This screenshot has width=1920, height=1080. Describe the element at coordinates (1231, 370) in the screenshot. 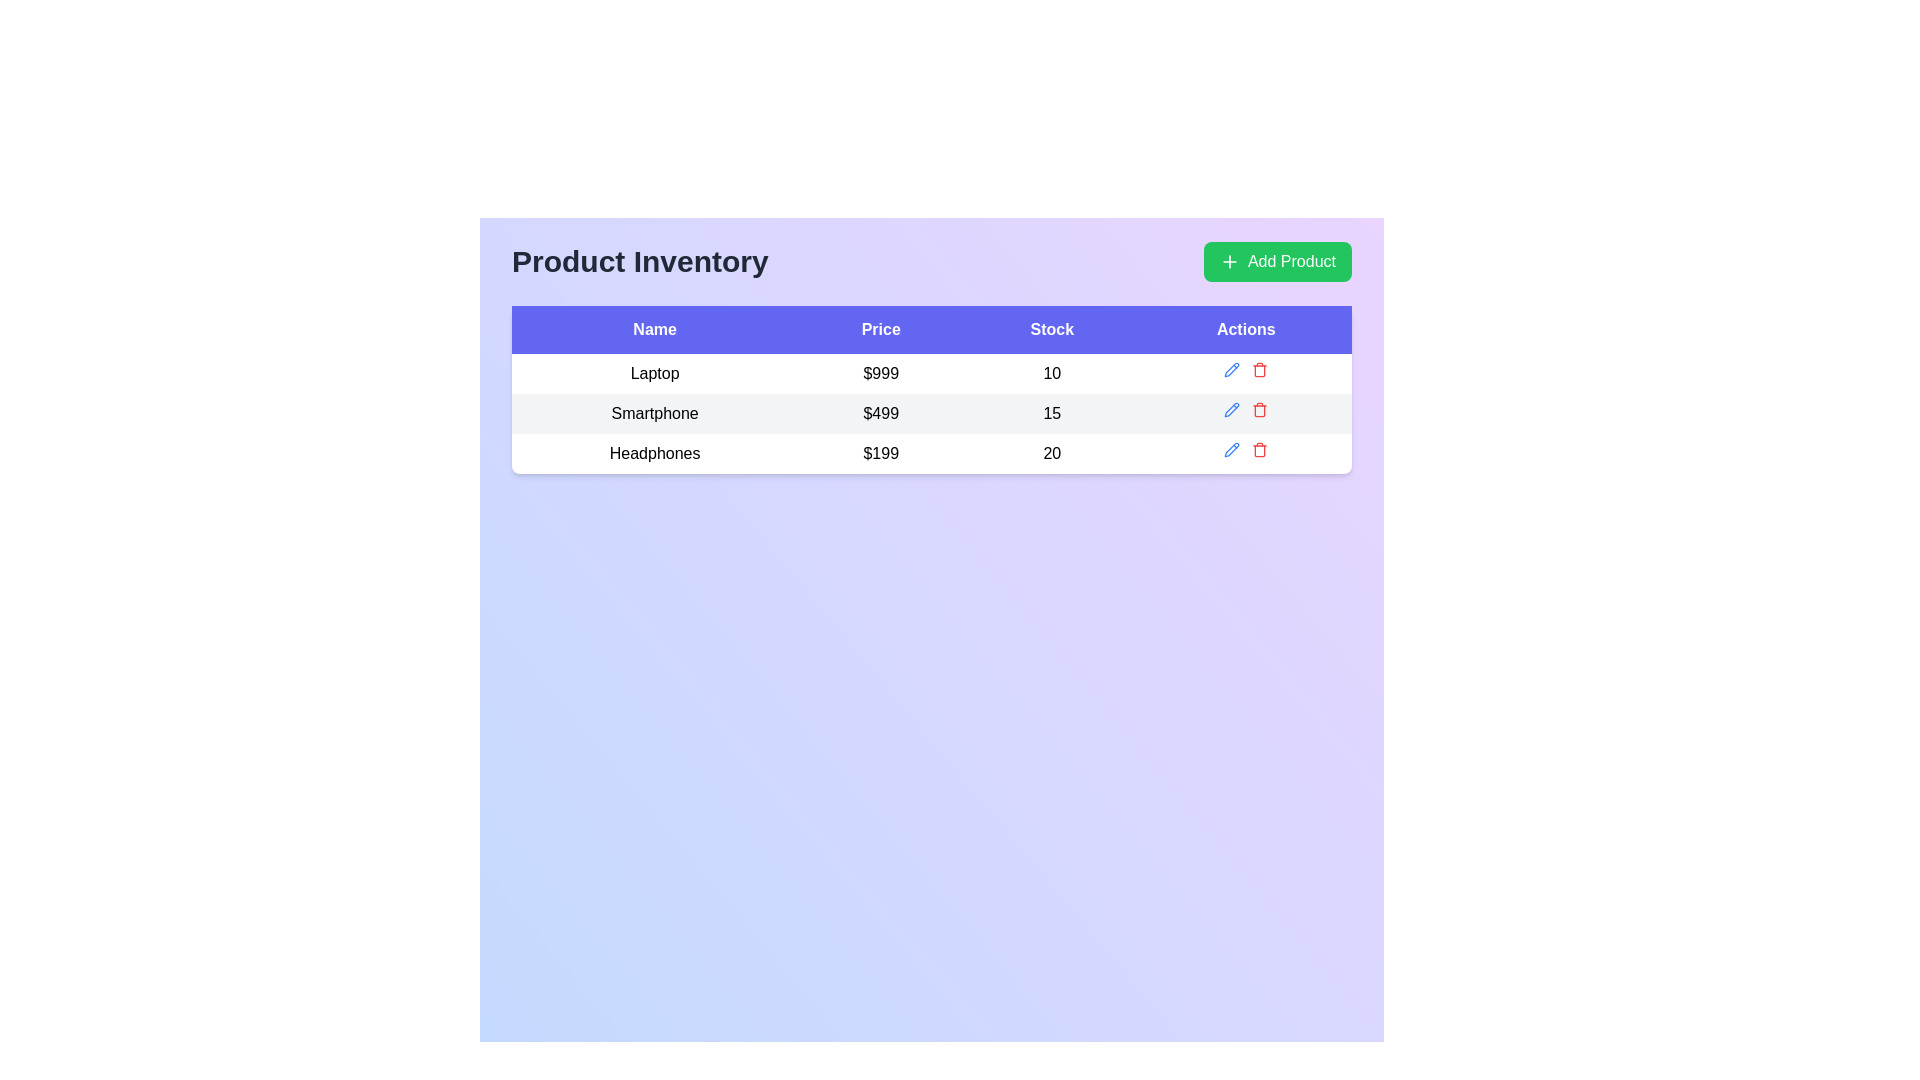

I see `the edit icon for the 'Smartphone' product in the Actions column` at that location.